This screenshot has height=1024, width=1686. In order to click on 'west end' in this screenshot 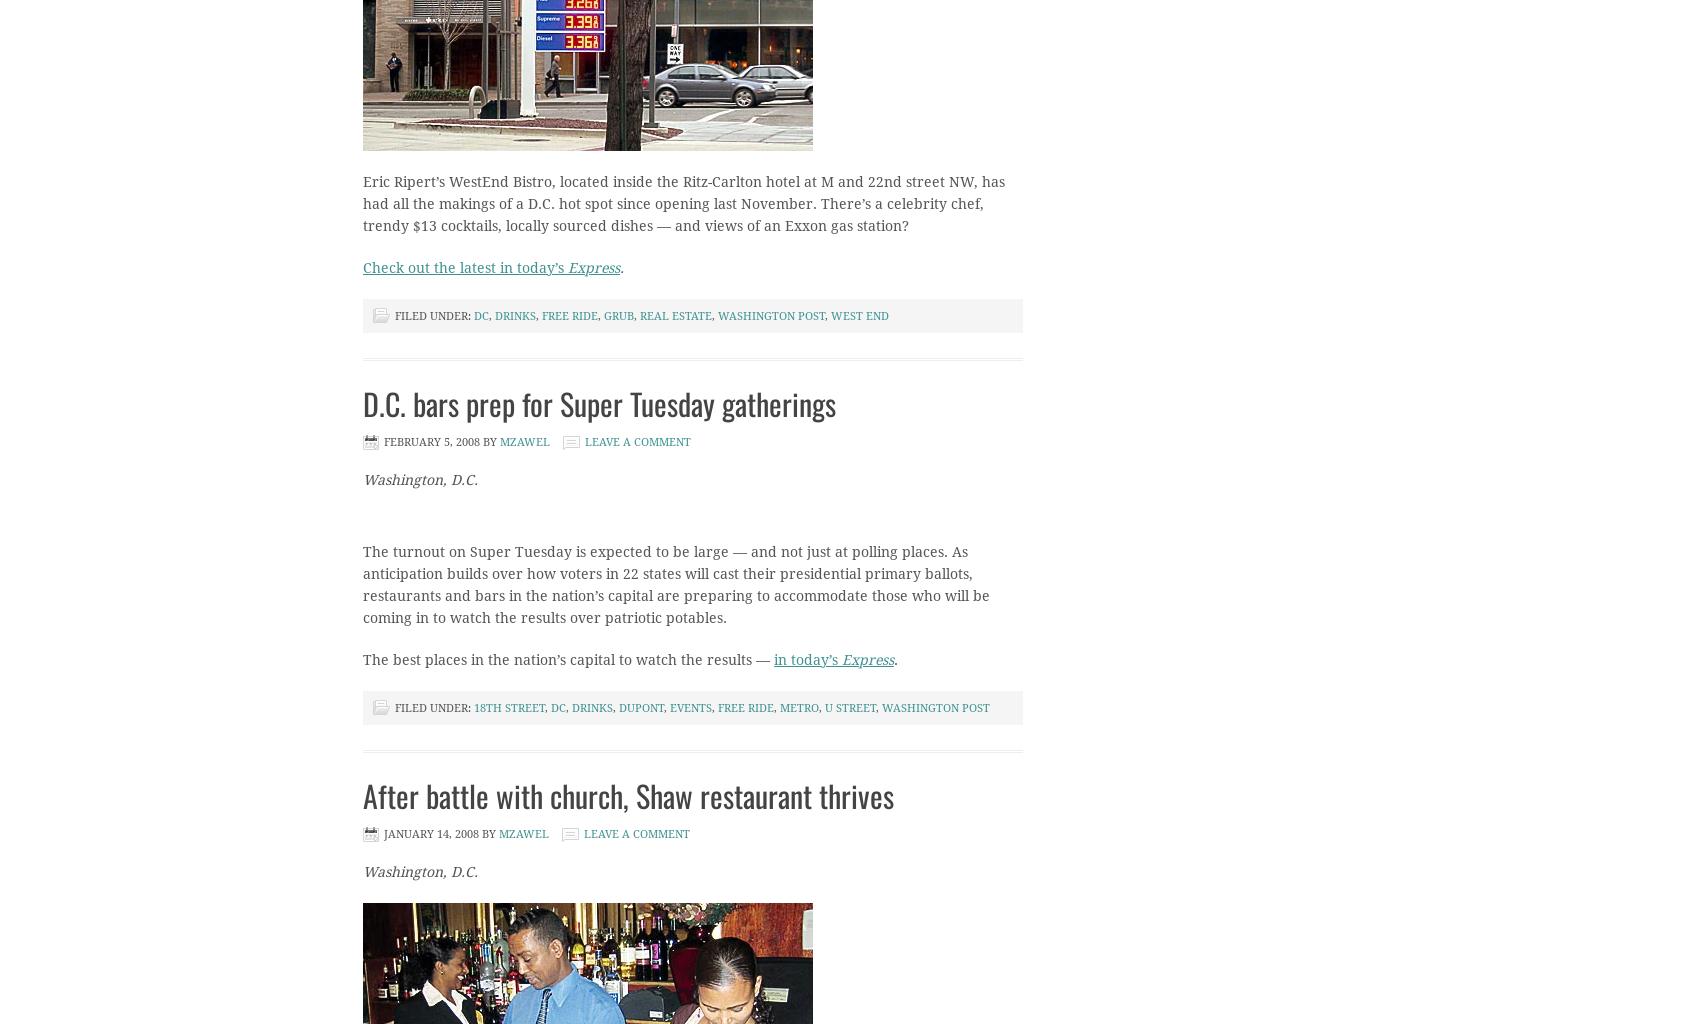, I will do `click(859, 315)`.